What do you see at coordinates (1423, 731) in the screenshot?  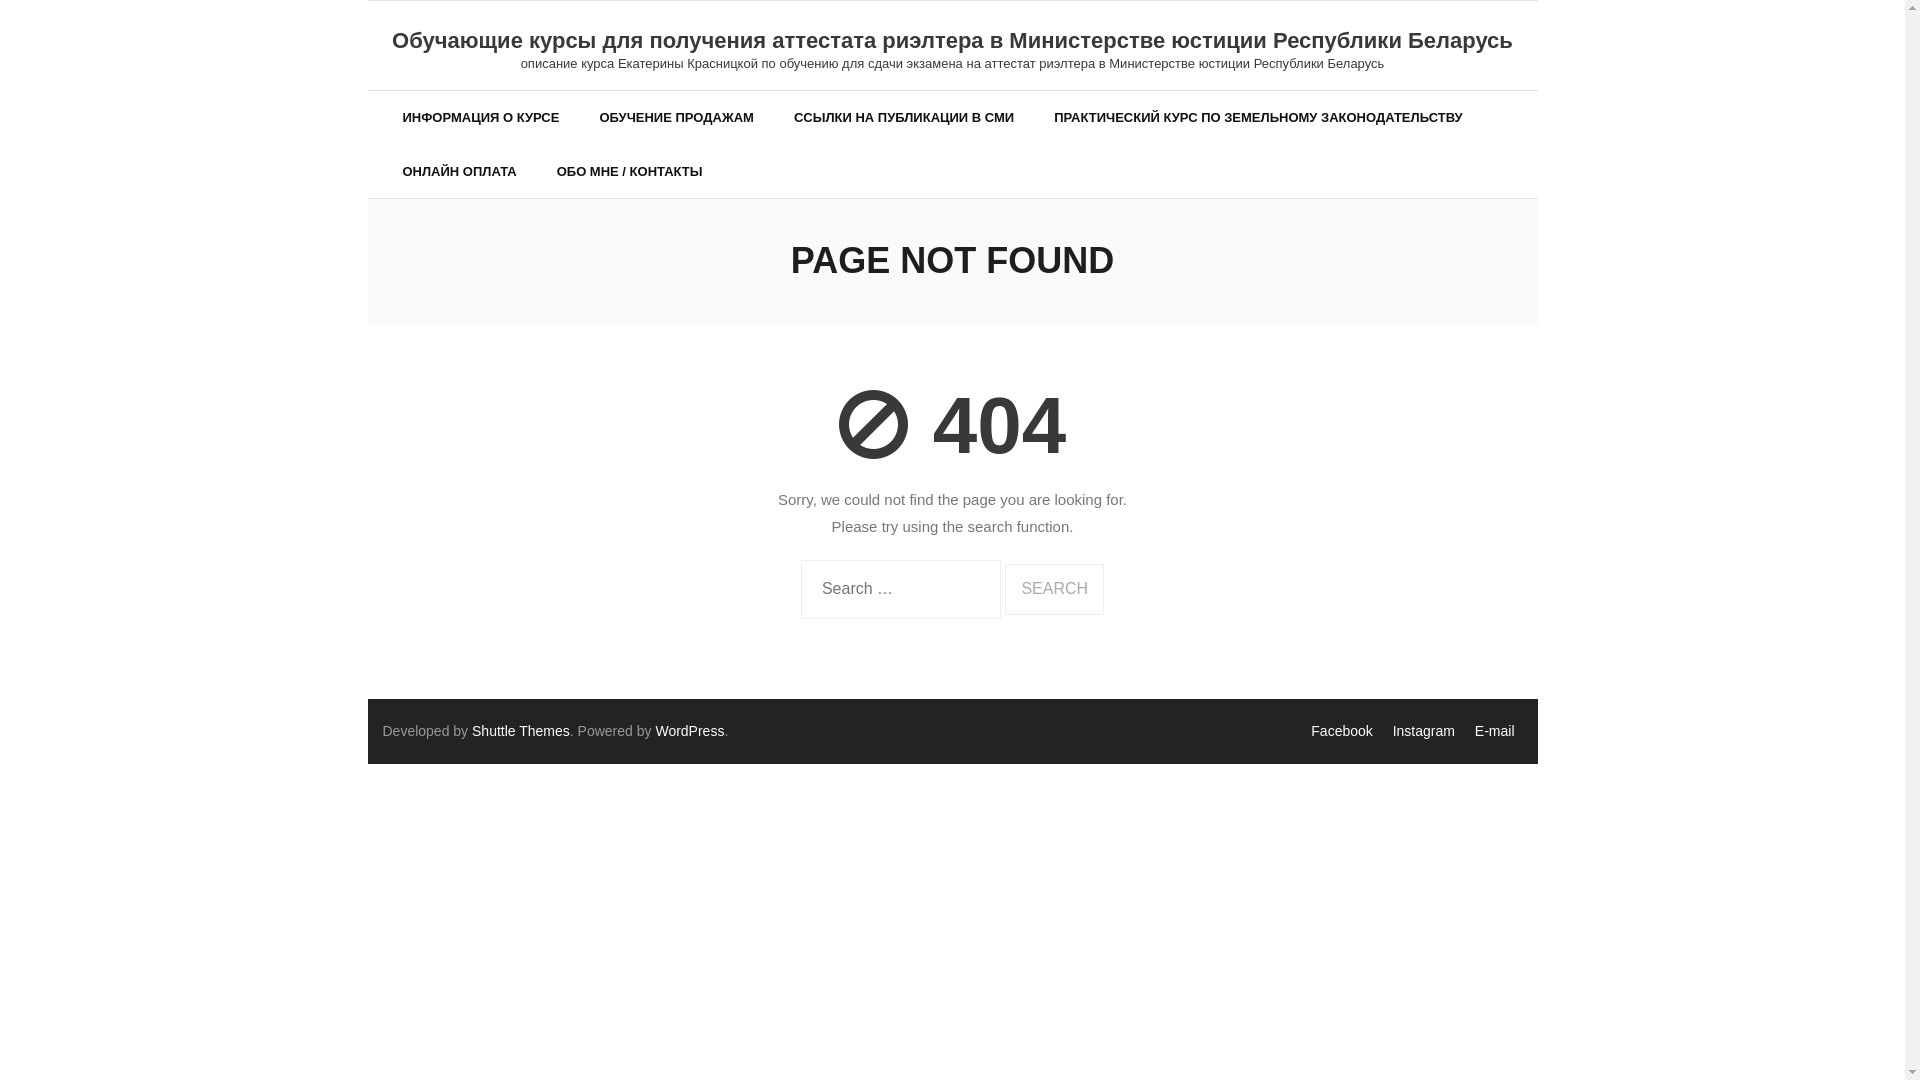 I see `'Instagram'` at bounding box center [1423, 731].